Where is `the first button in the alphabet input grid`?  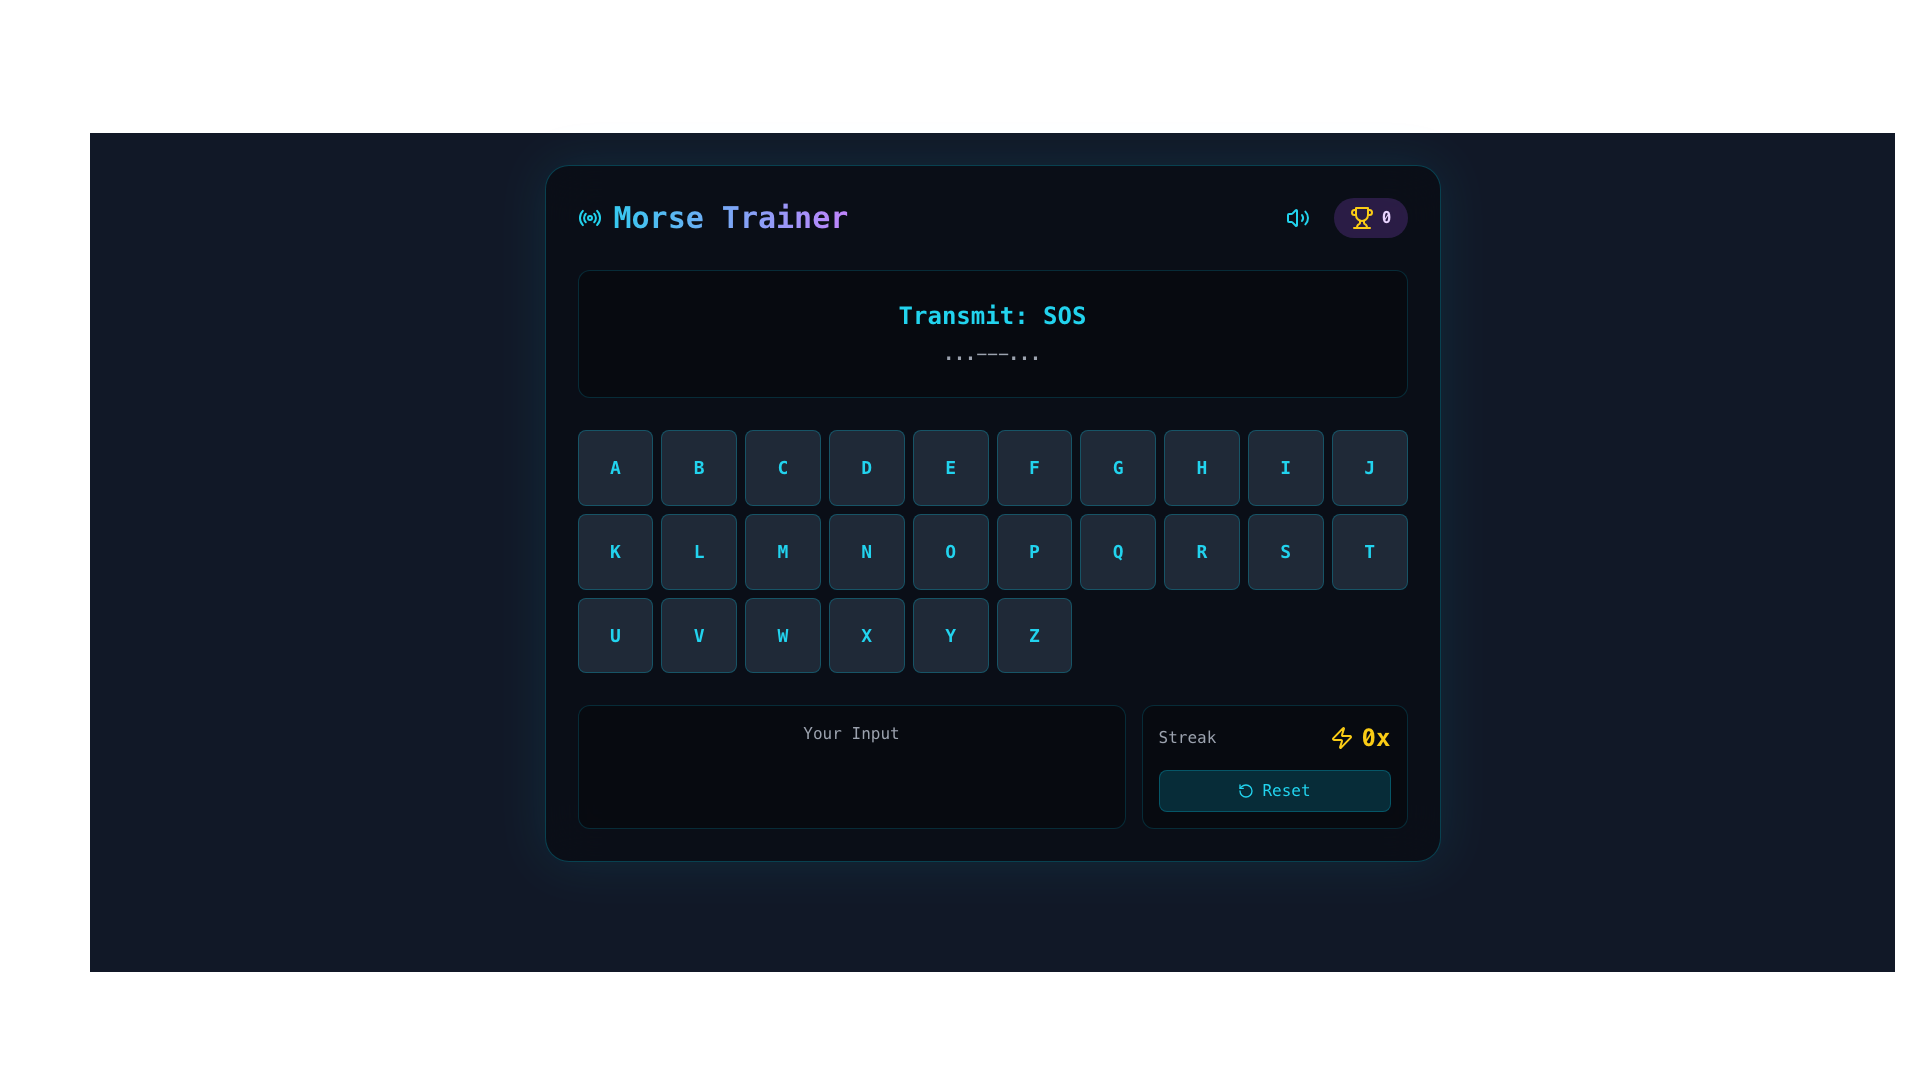 the first button in the alphabet input grid is located at coordinates (614, 467).